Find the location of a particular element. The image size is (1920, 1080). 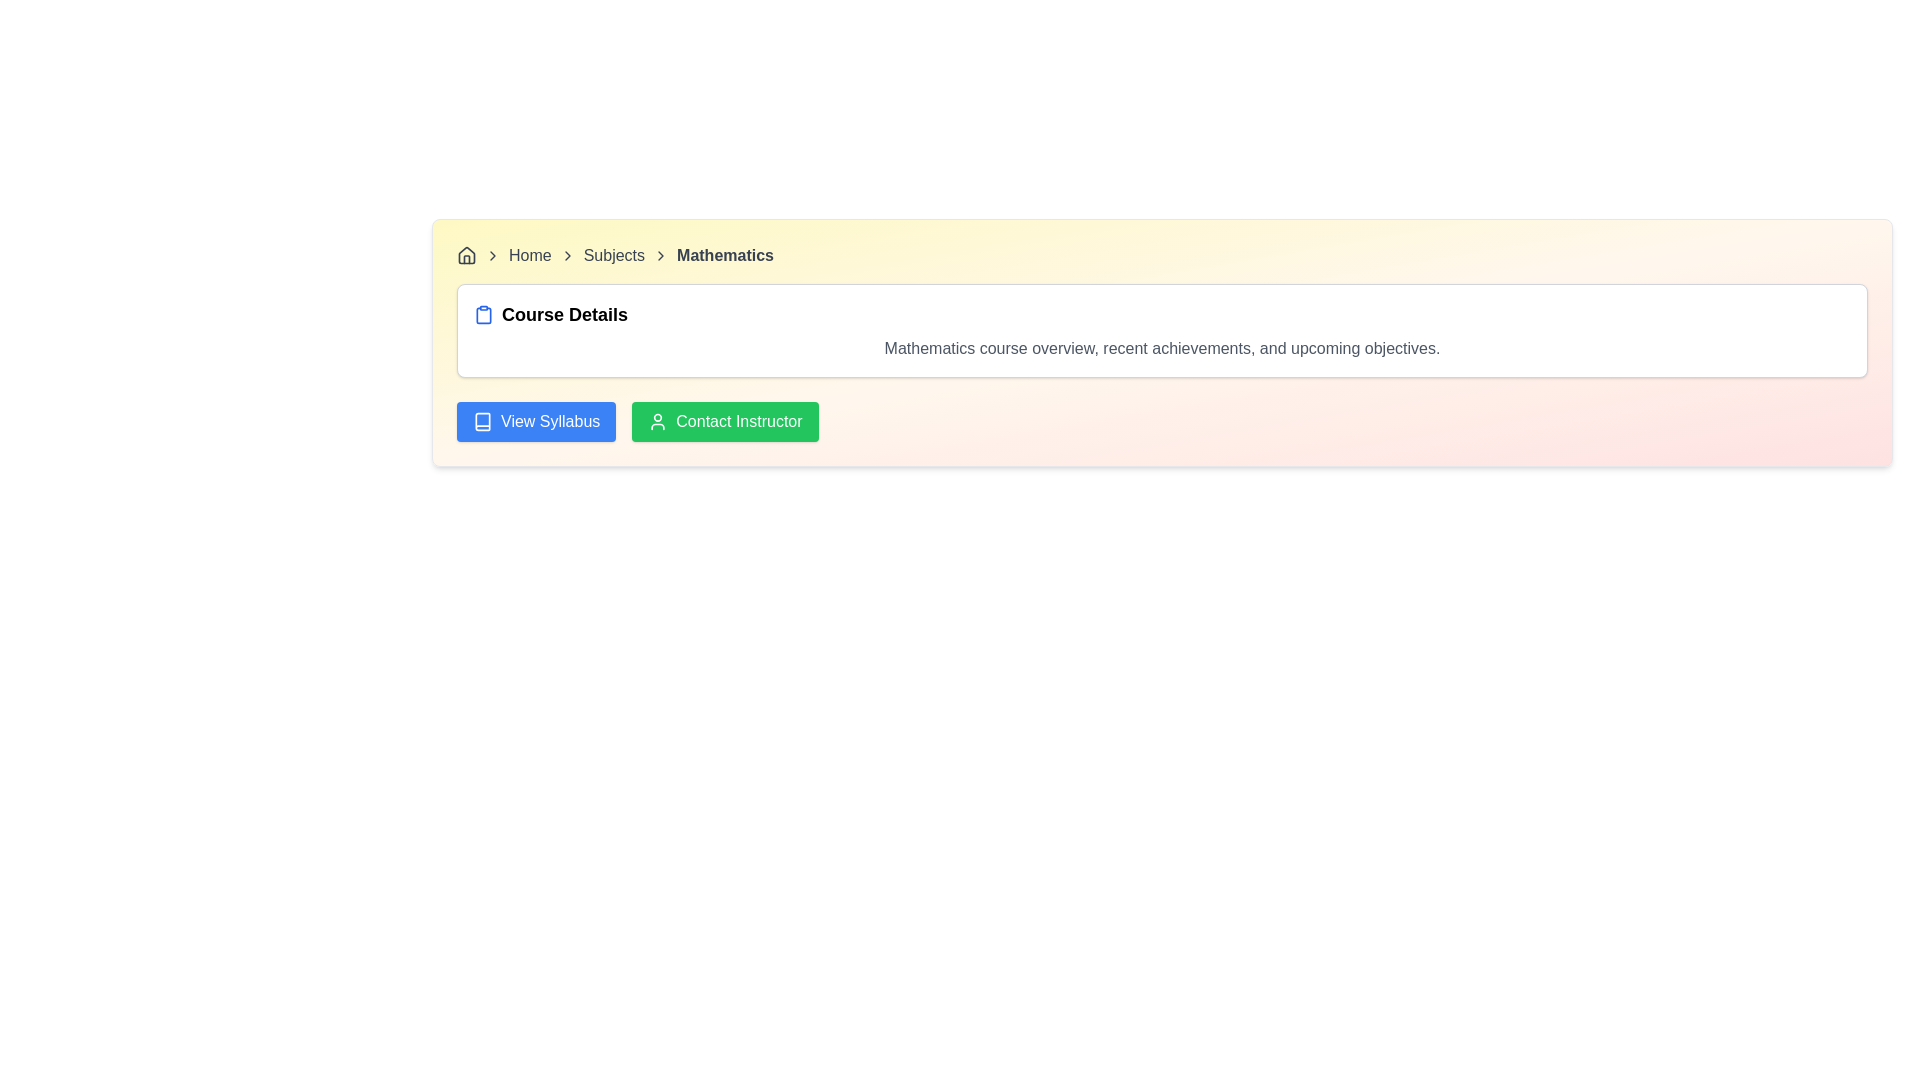

the blue clipboard icon located in the 'Course Details' header section, which is positioned to the left of the text 'Course Details' is located at coordinates (484, 315).